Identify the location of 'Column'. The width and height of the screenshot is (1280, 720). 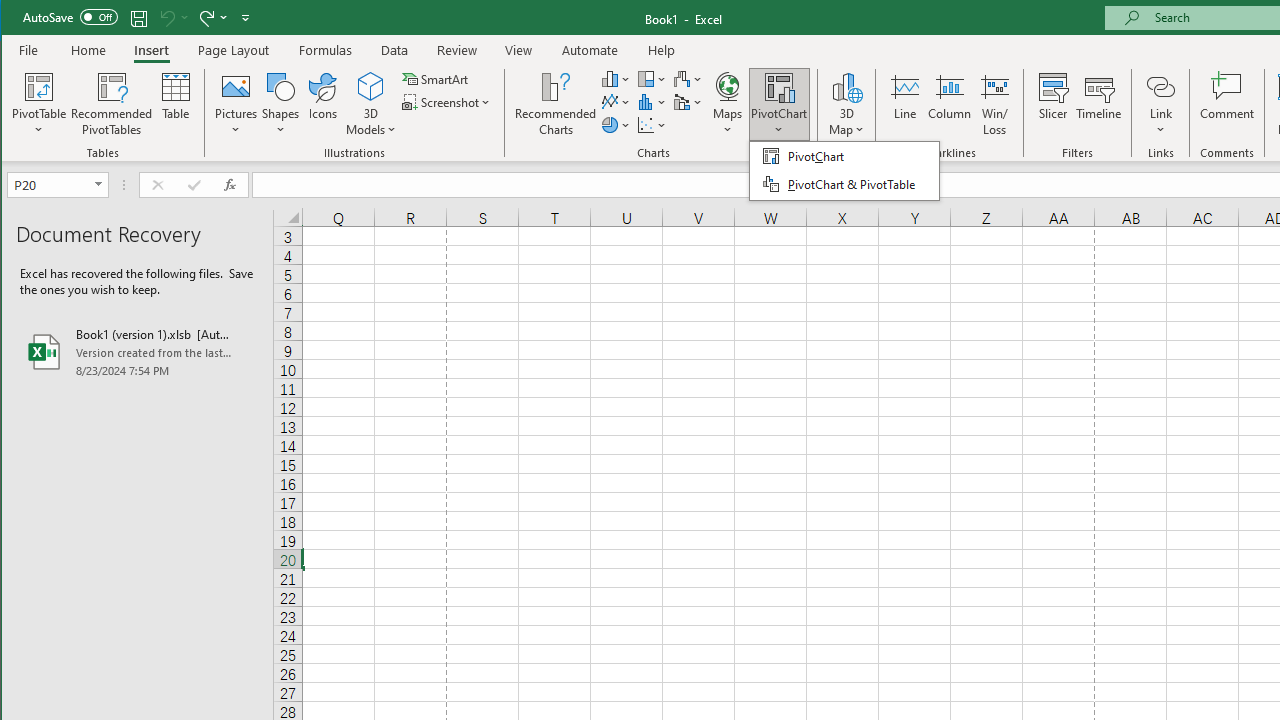
(948, 104).